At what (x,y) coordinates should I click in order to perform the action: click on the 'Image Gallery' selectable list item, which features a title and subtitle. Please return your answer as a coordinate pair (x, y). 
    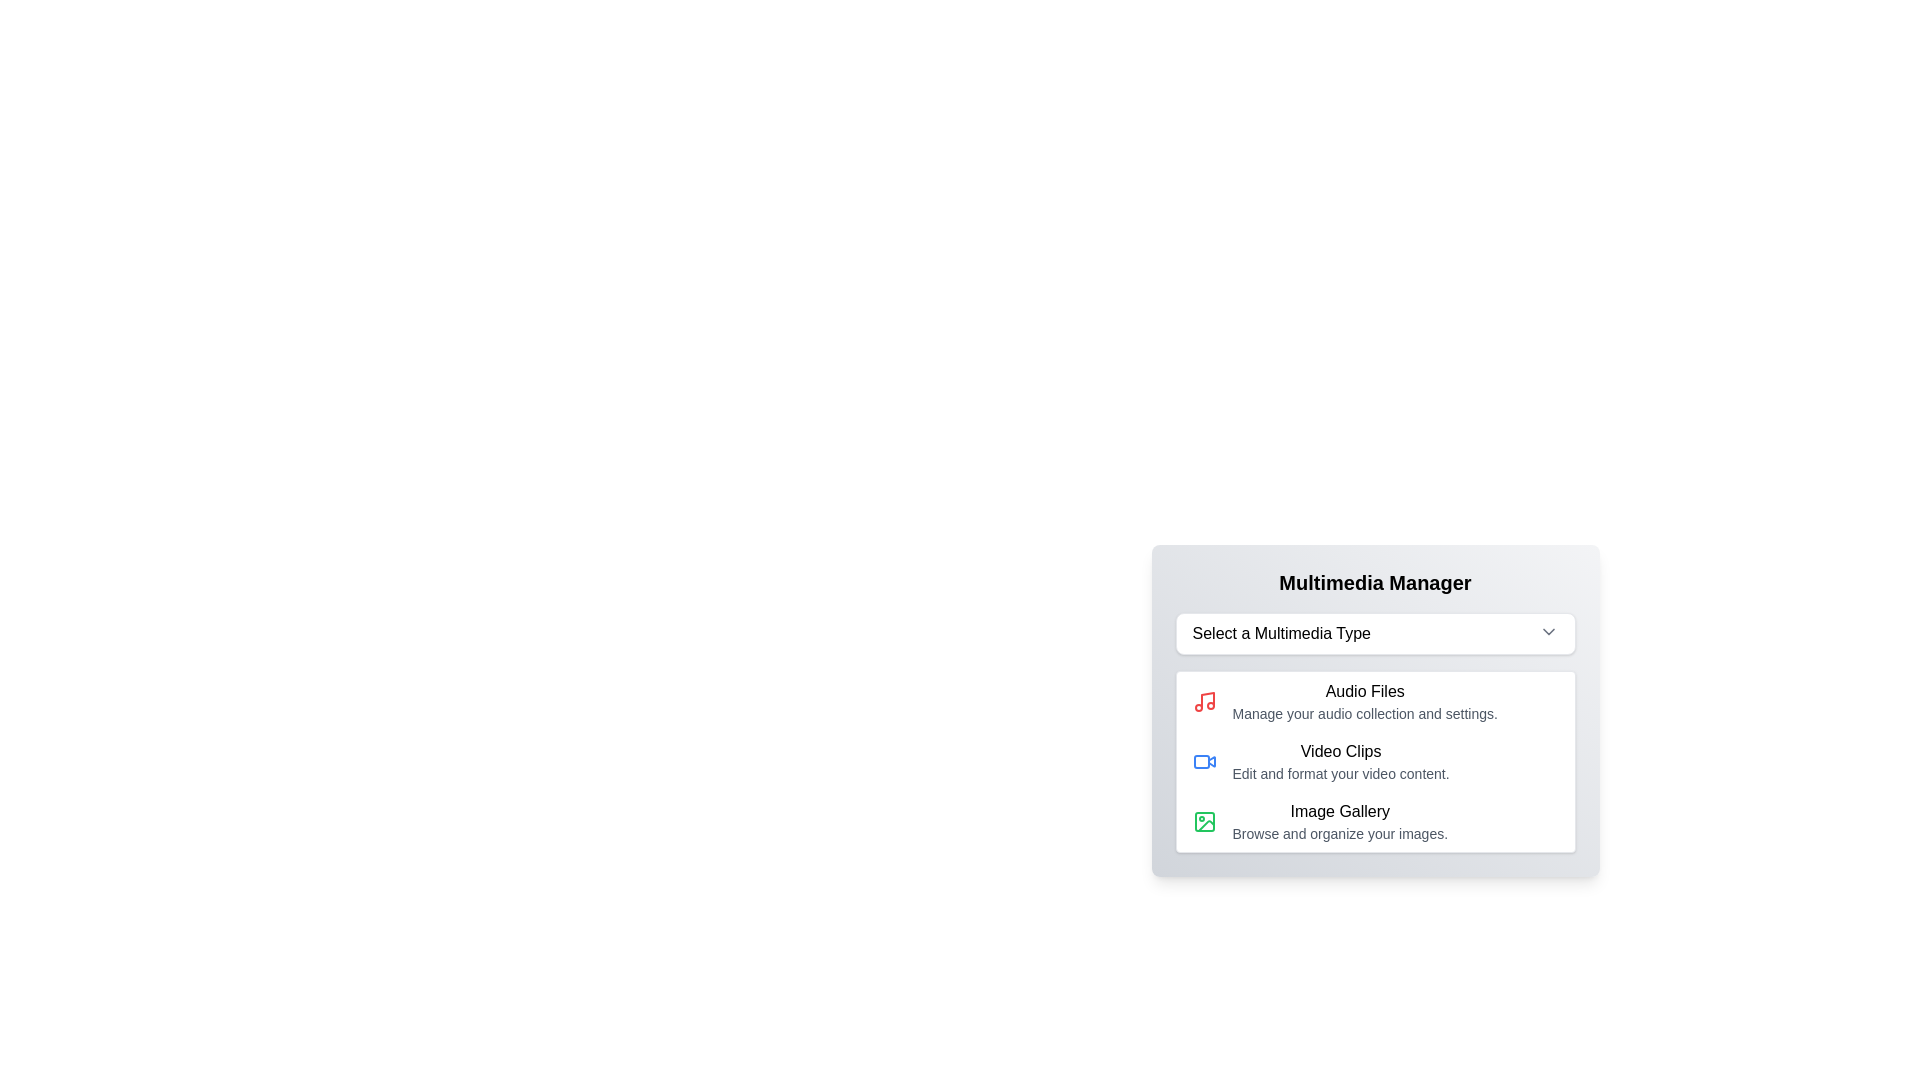
    Looking at the image, I should click on (1340, 821).